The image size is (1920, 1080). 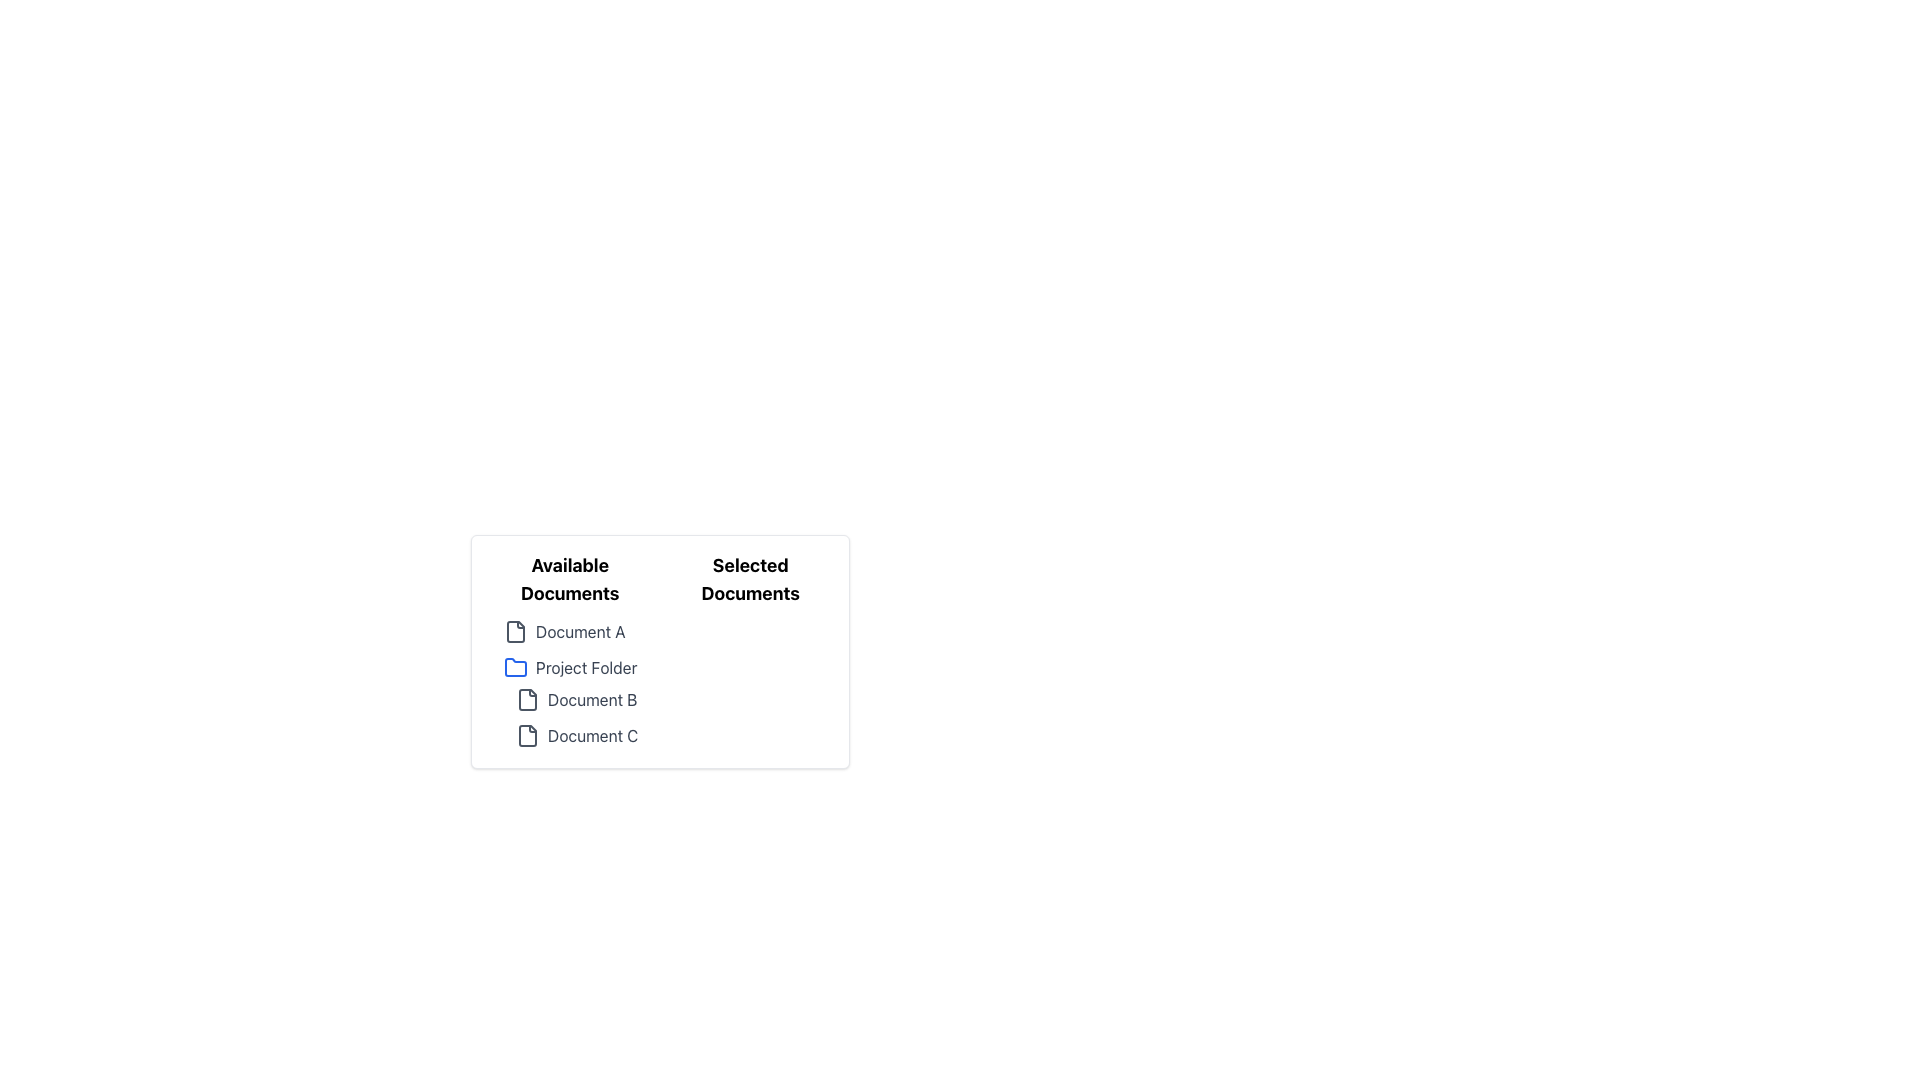 I want to click on the list item representing the document named 'Document A' located directly under the 'Available Documents' header, so click(x=569, y=632).